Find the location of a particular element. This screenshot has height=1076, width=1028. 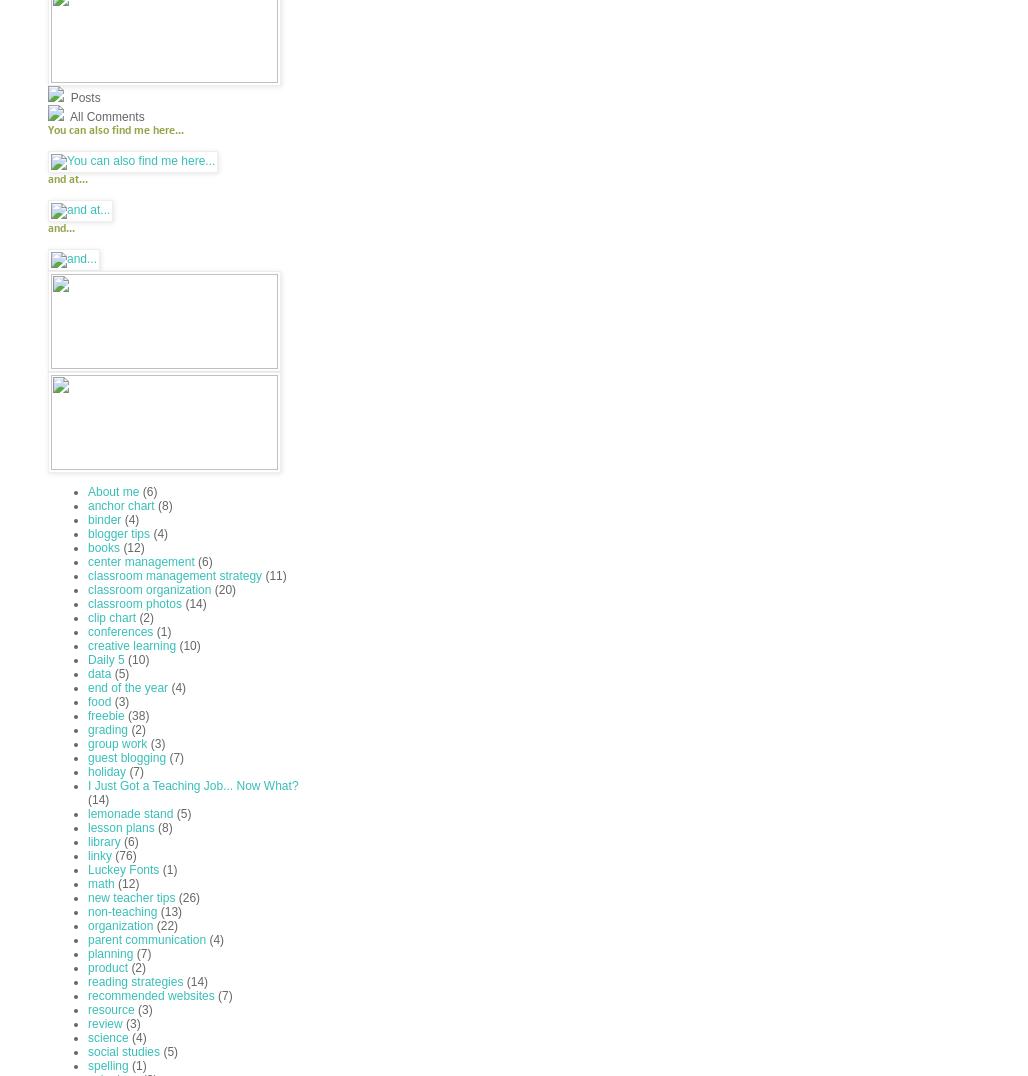

'non-teaching' is located at coordinates (86, 911).